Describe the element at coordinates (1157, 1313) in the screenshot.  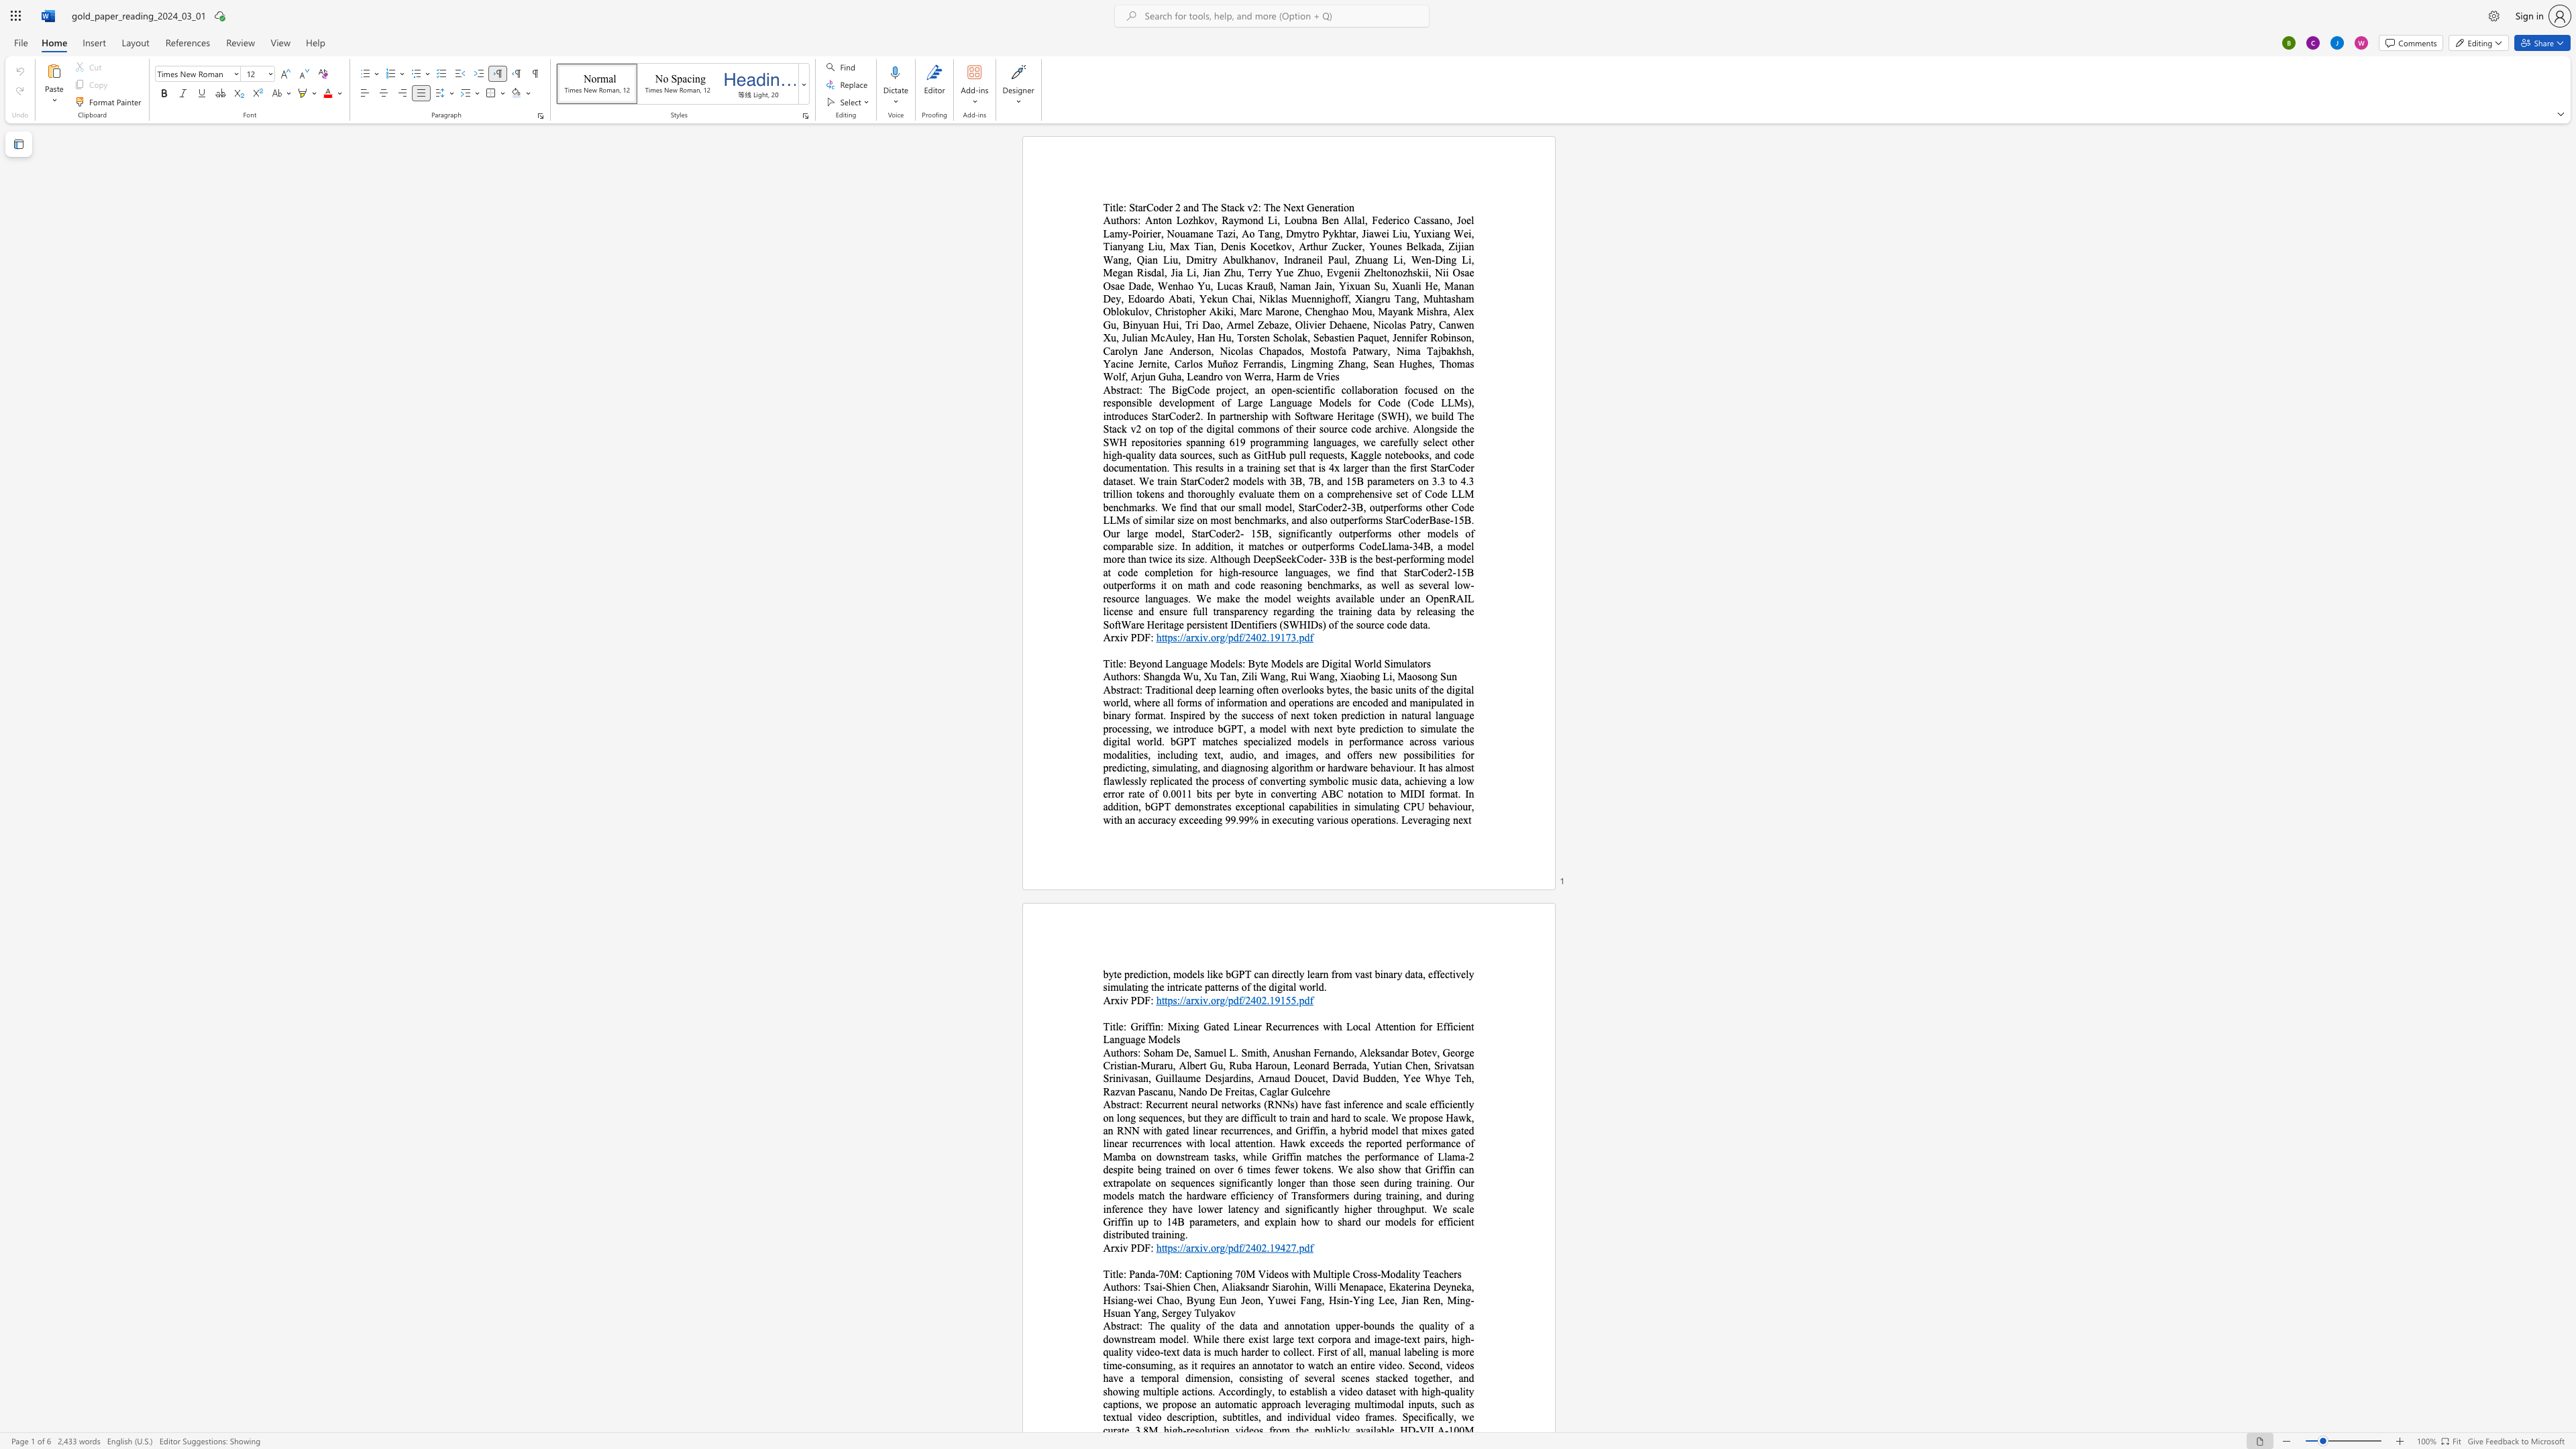
I see `the 10th character "," in the text` at that location.